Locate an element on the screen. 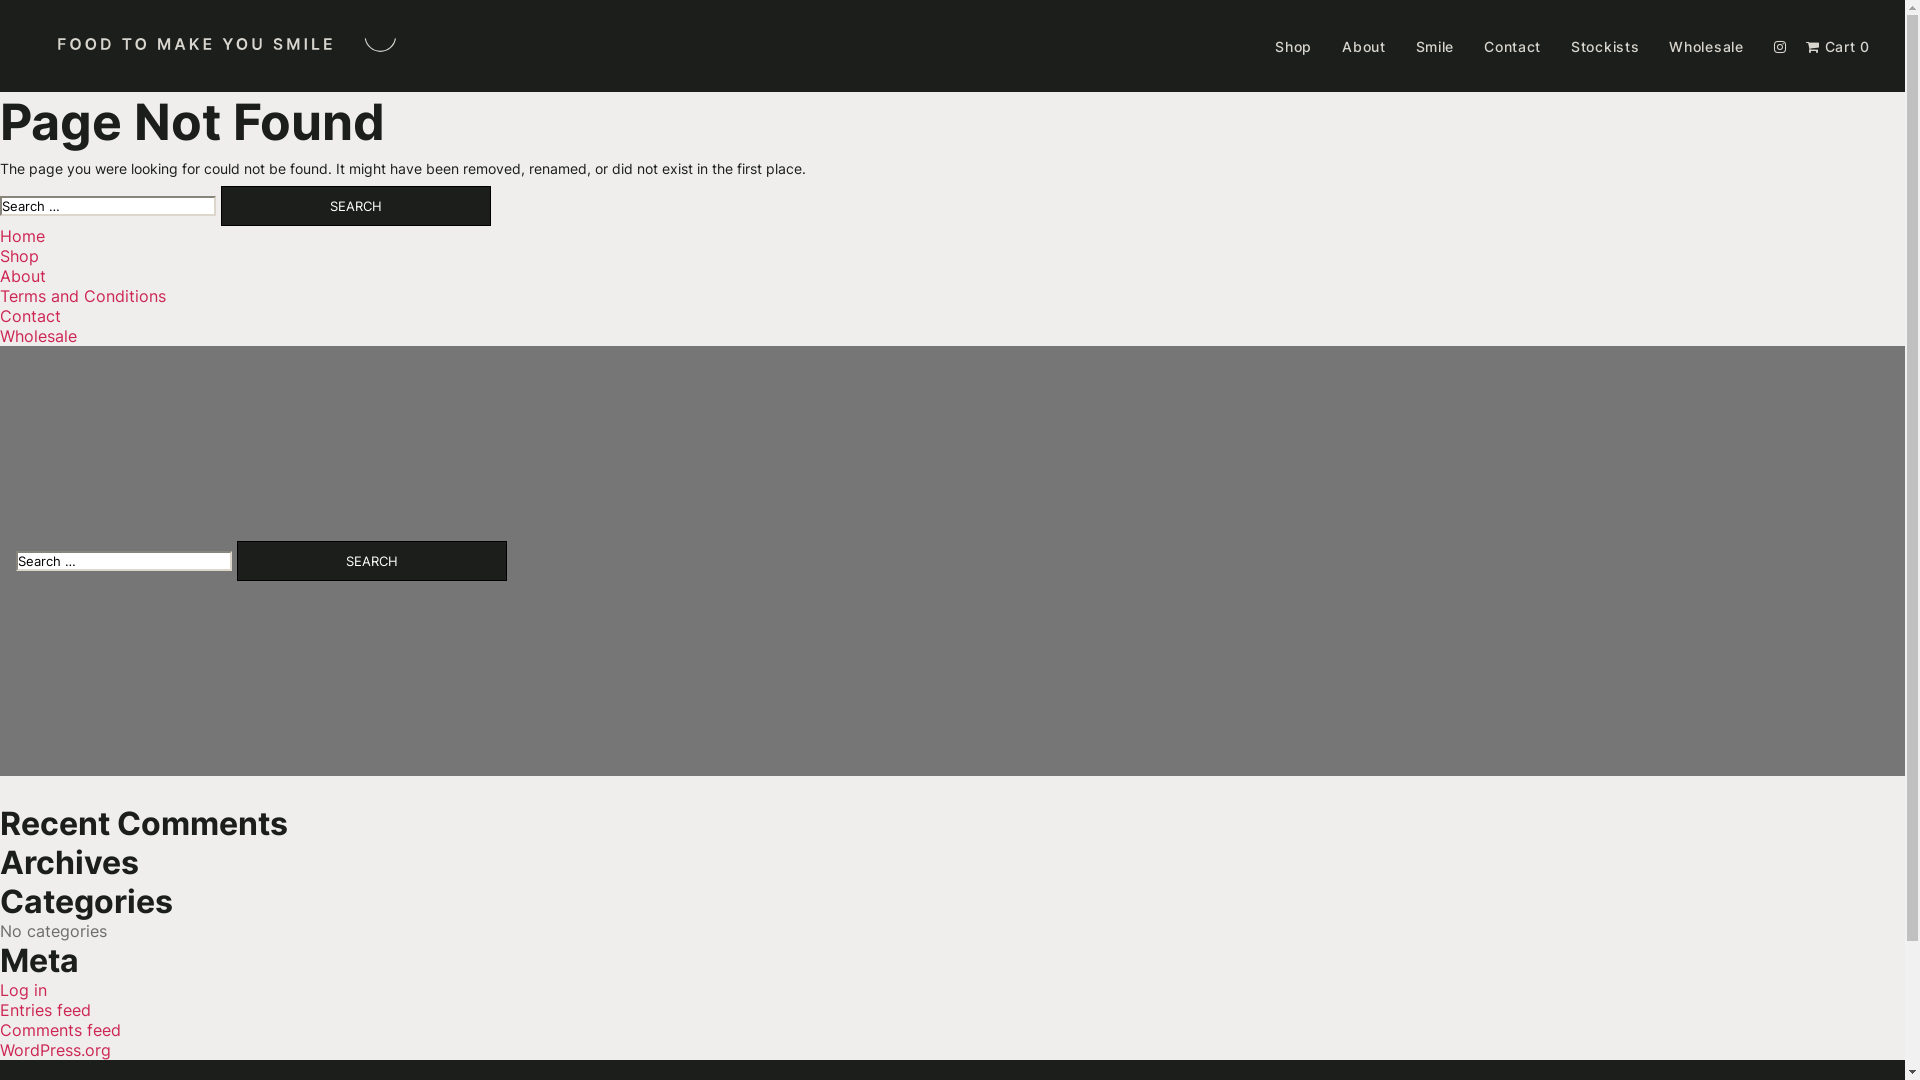 The width and height of the screenshot is (1920, 1080). 'WordPress.org' is located at coordinates (55, 1048).